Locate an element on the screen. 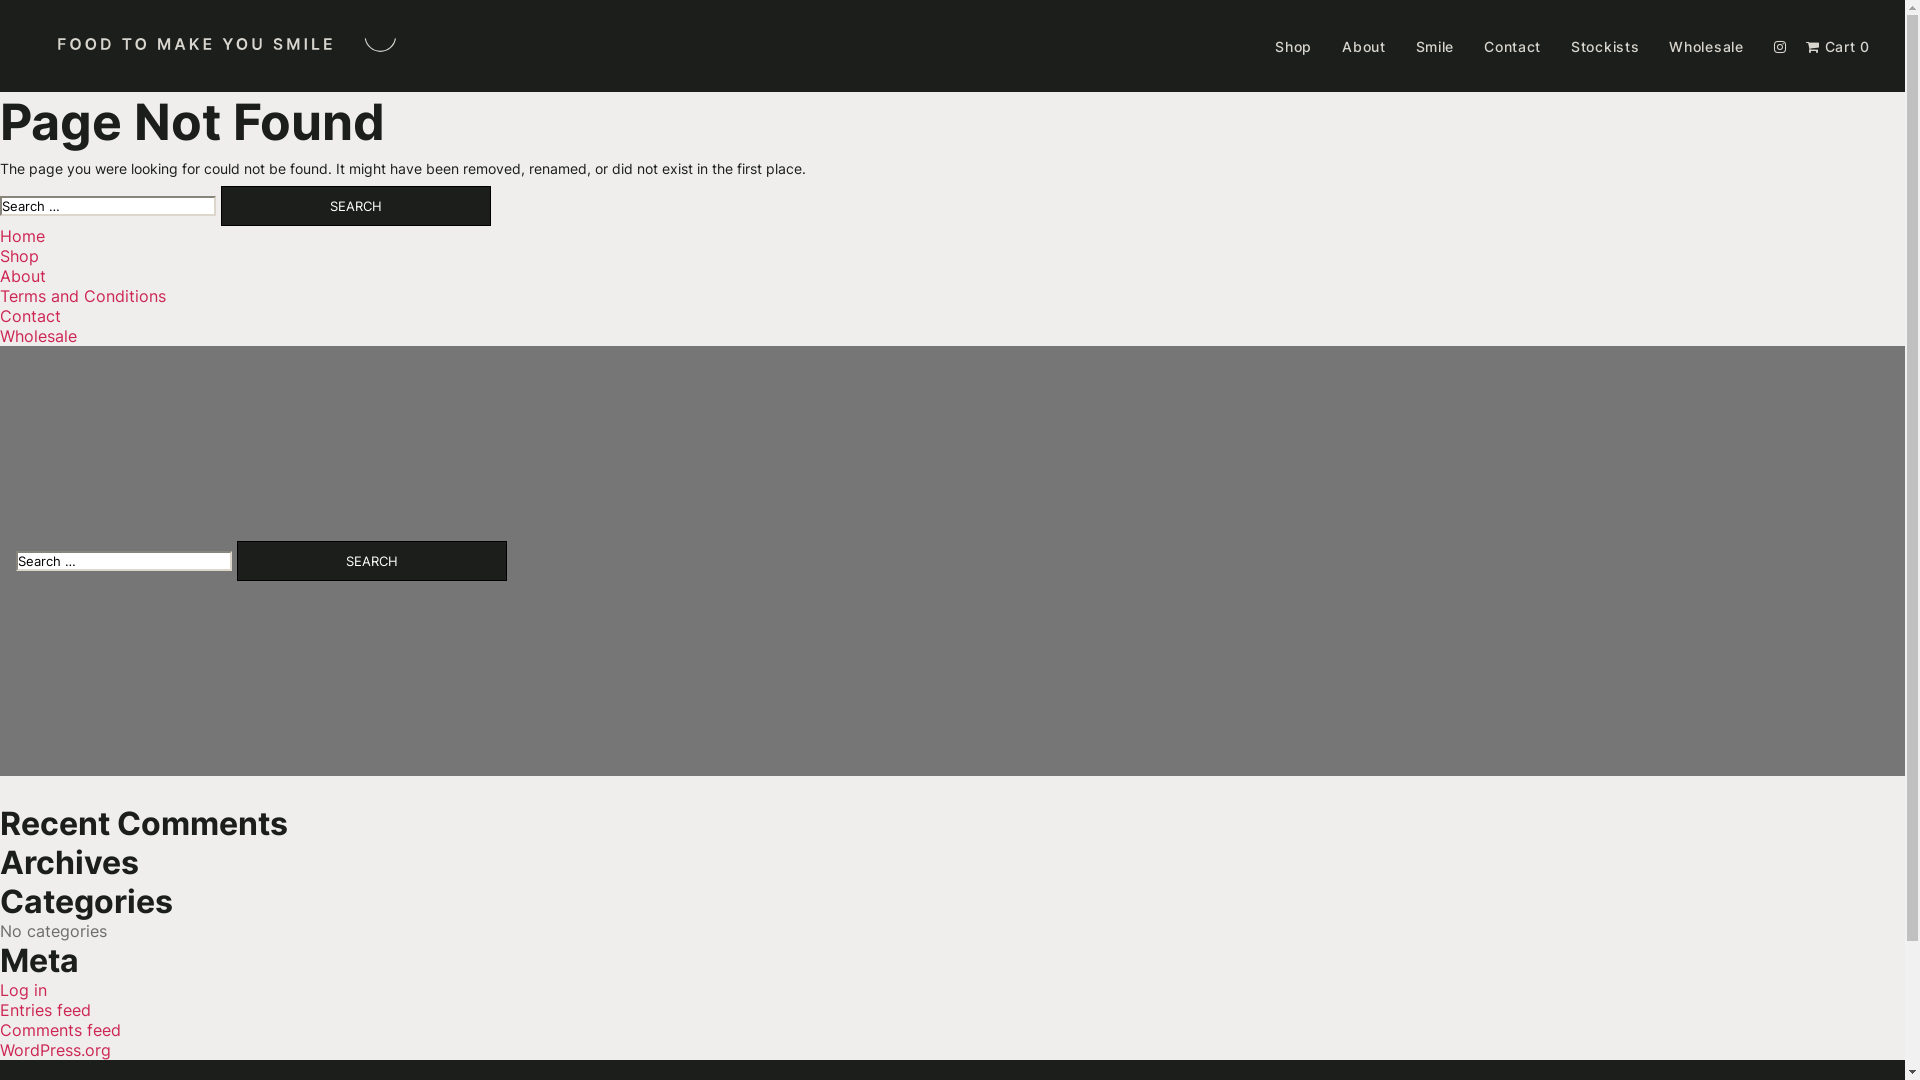 The width and height of the screenshot is (1920, 1080). 'WordPress.org' is located at coordinates (55, 1048).